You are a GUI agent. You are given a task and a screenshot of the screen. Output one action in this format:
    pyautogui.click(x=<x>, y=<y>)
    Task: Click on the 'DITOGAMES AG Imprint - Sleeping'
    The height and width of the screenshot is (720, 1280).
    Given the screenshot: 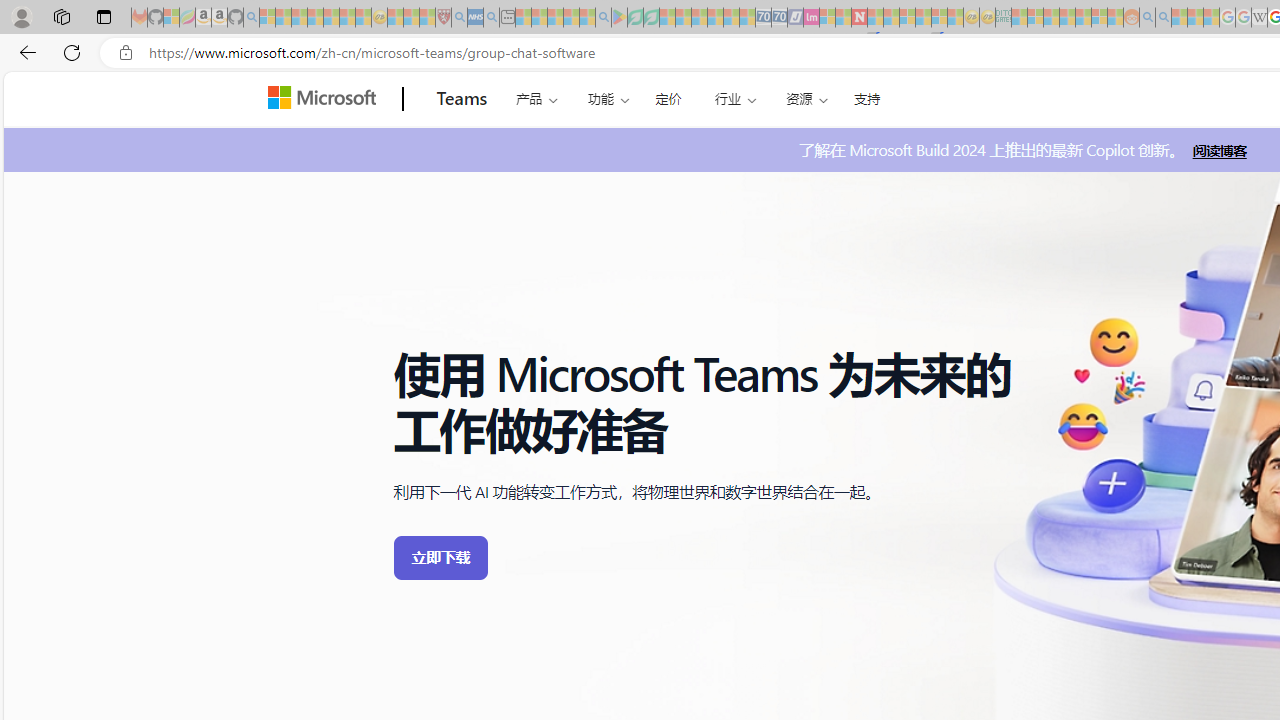 What is the action you would take?
    pyautogui.click(x=1003, y=17)
    